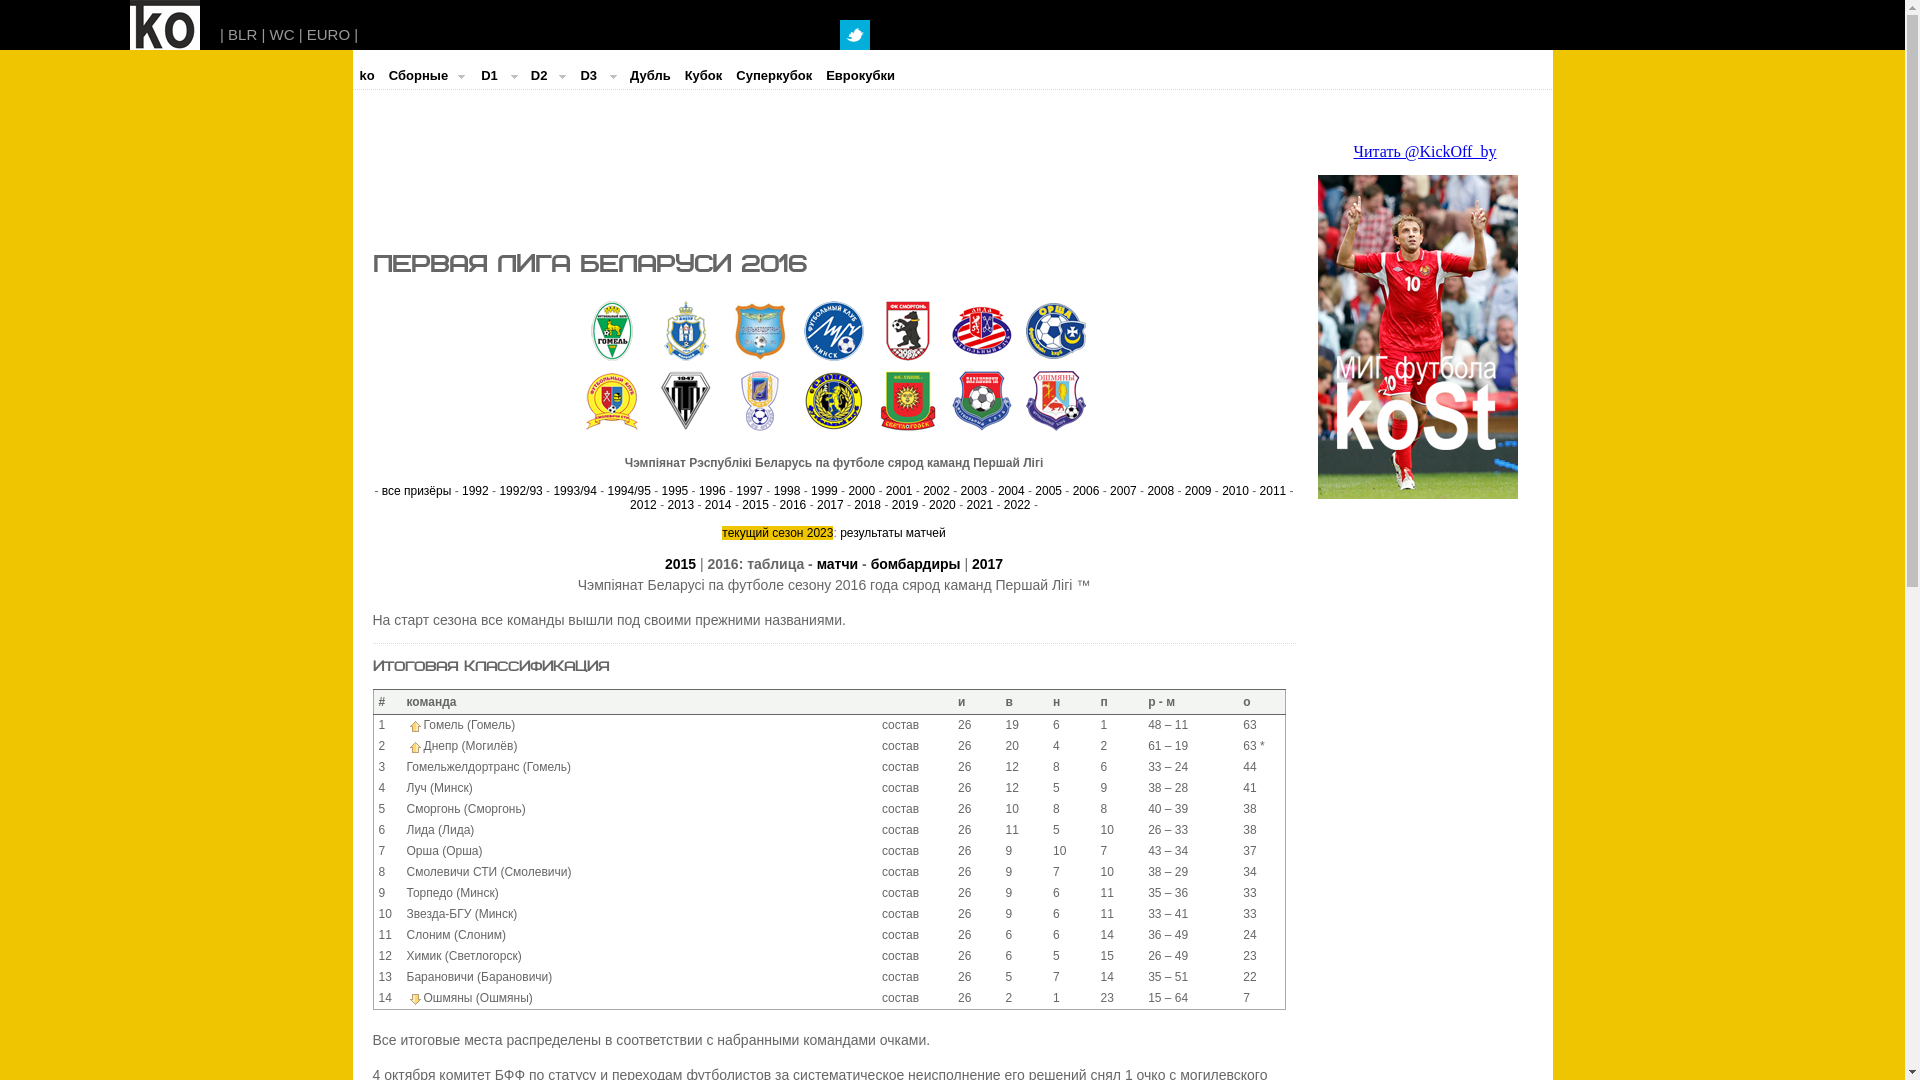 The width and height of the screenshot is (1920, 1080). What do you see at coordinates (848, 490) in the screenshot?
I see `'2000'` at bounding box center [848, 490].